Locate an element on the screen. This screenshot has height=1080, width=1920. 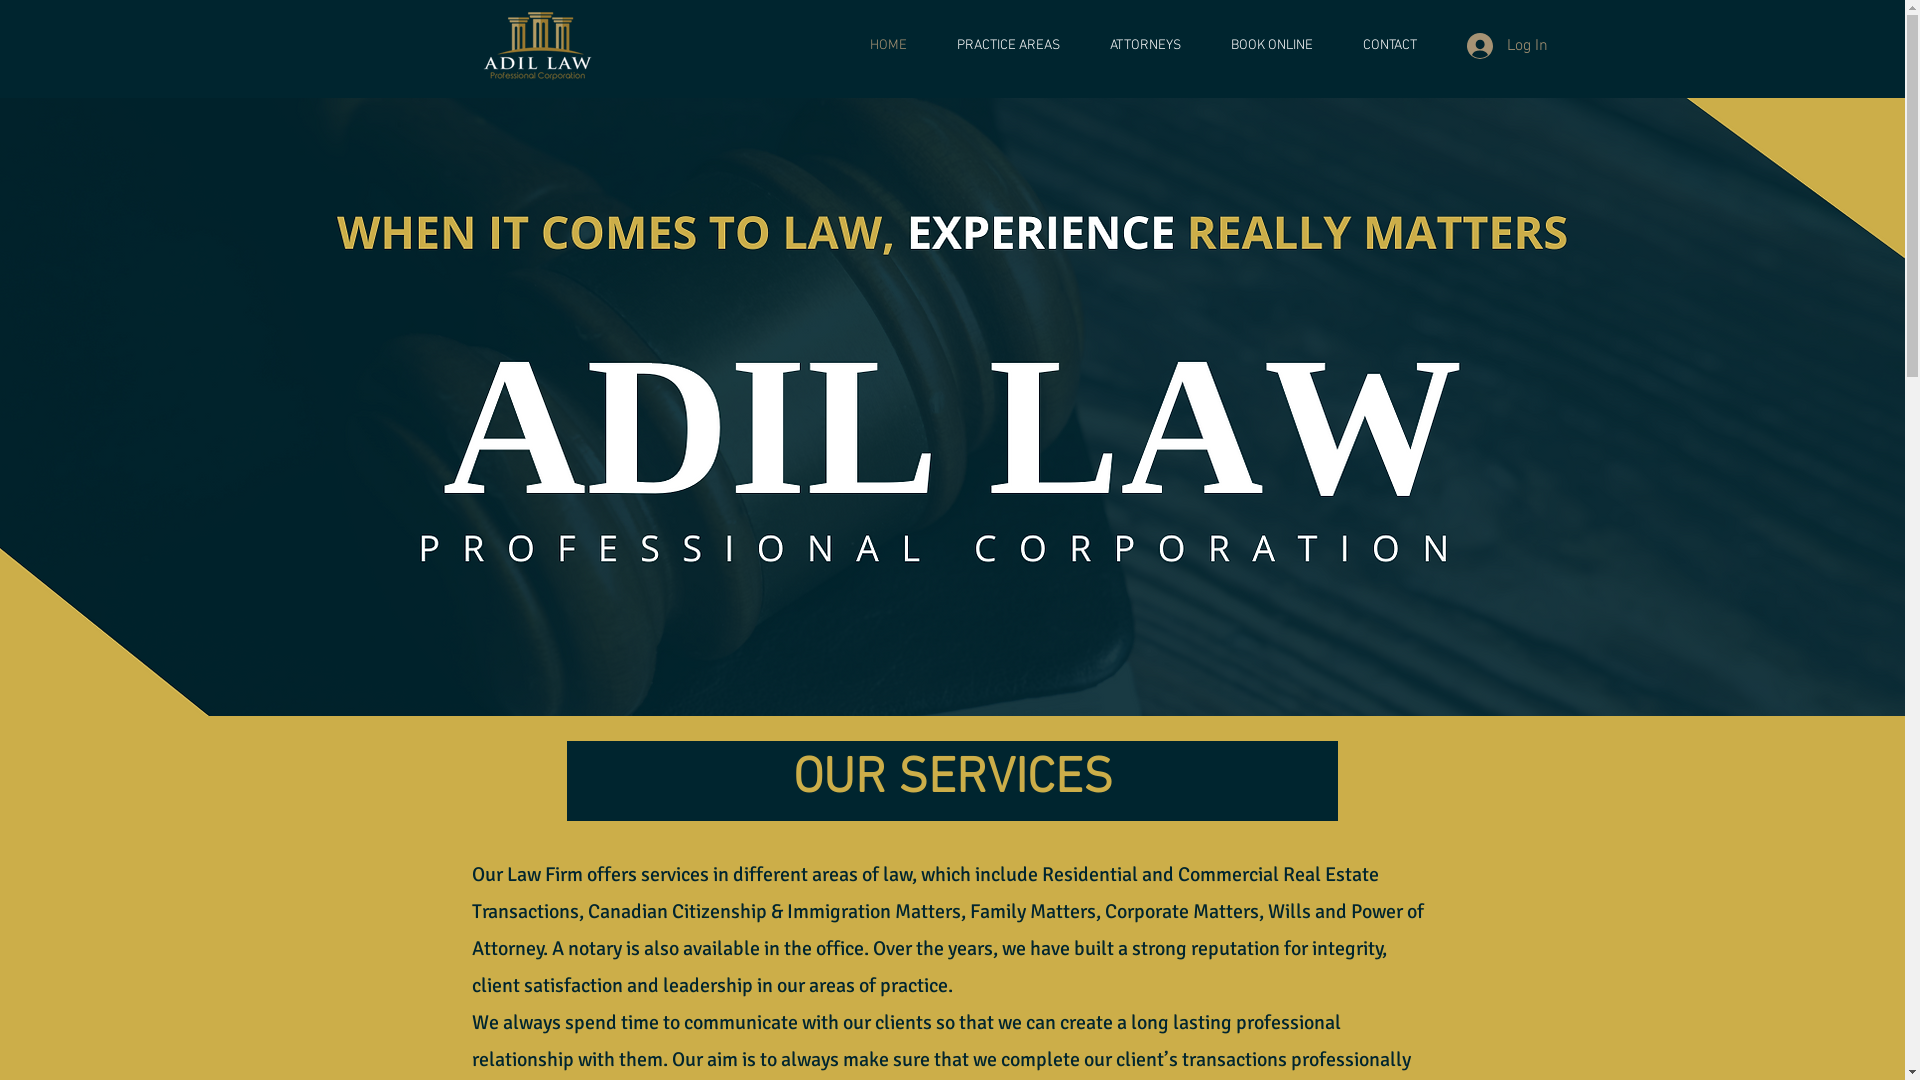
'BOOK ONLINE' is located at coordinates (1204, 45).